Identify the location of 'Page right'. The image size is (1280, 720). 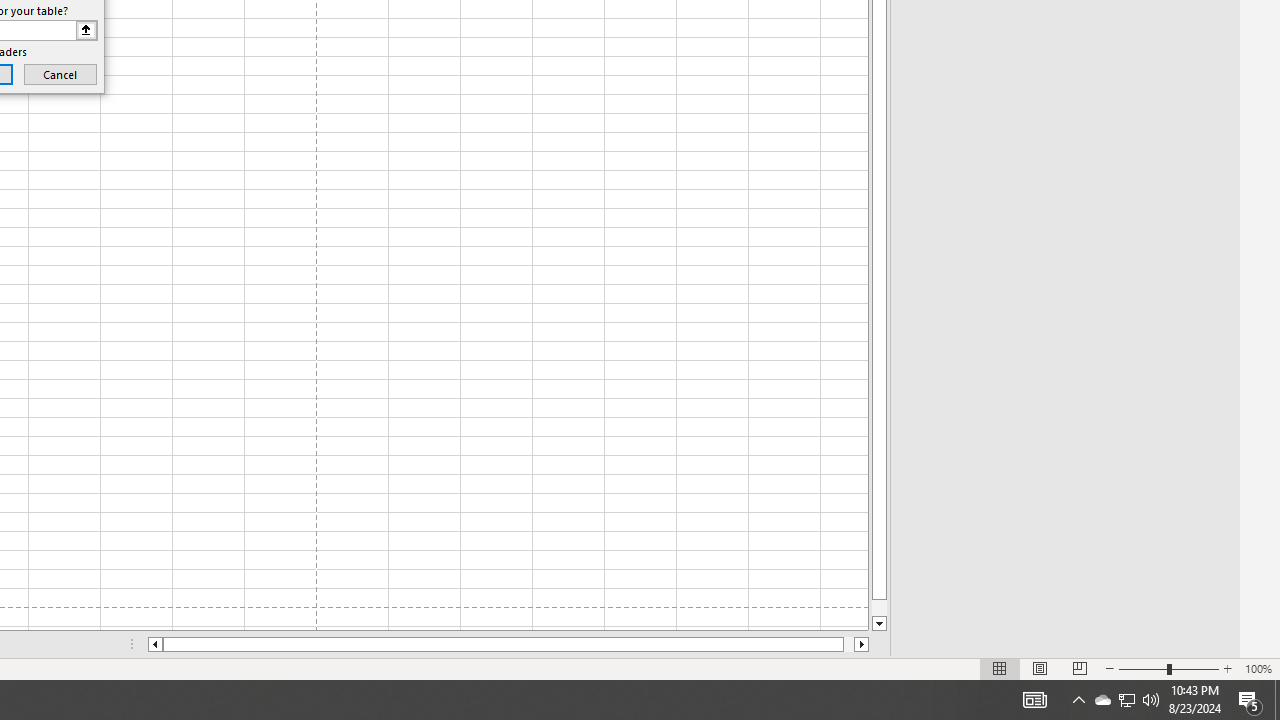
(848, 644).